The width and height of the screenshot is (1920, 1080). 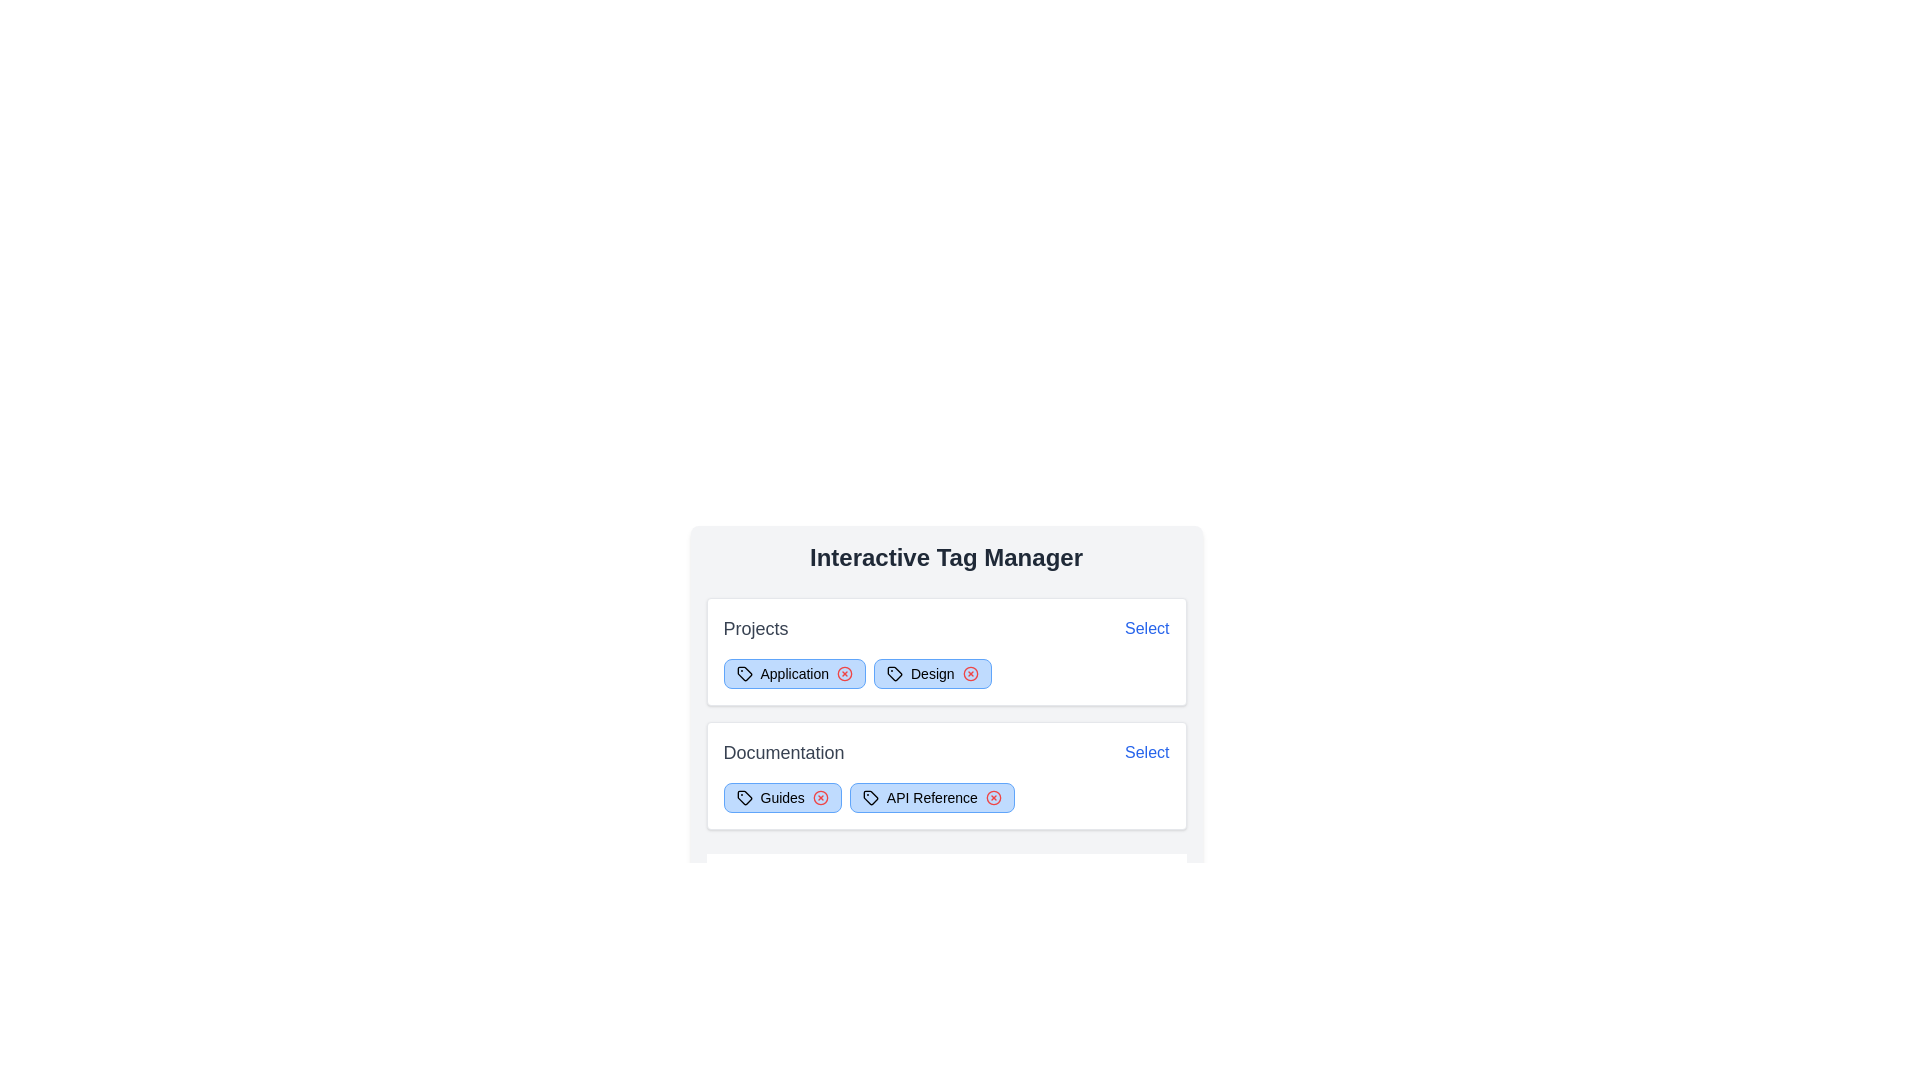 I want to click on the 'Design' button in the 'Projects' section, which contains an SVG icon representing a tag, located to the left of the 'Design' label, so click(x=893, y=674).